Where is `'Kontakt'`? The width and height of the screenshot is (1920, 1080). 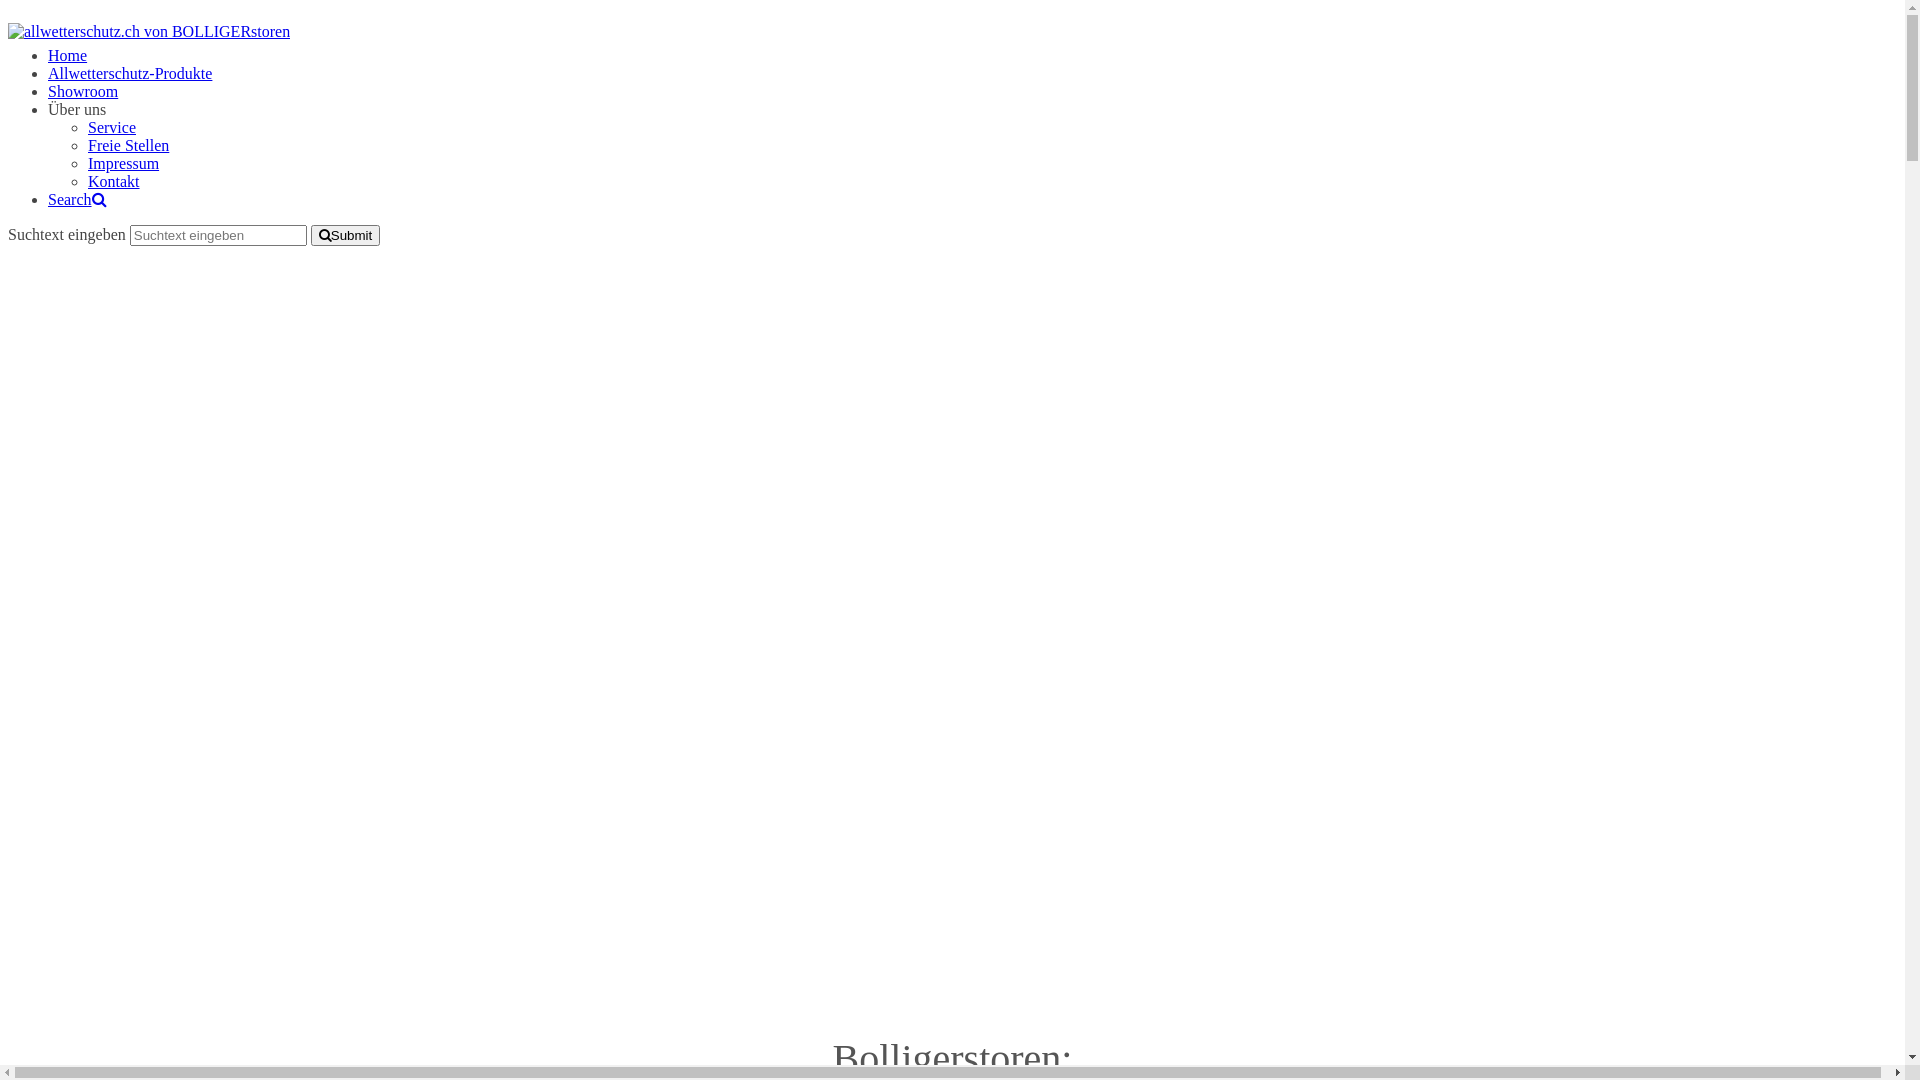 'Kontakt' is located at coordinates (113, 181).